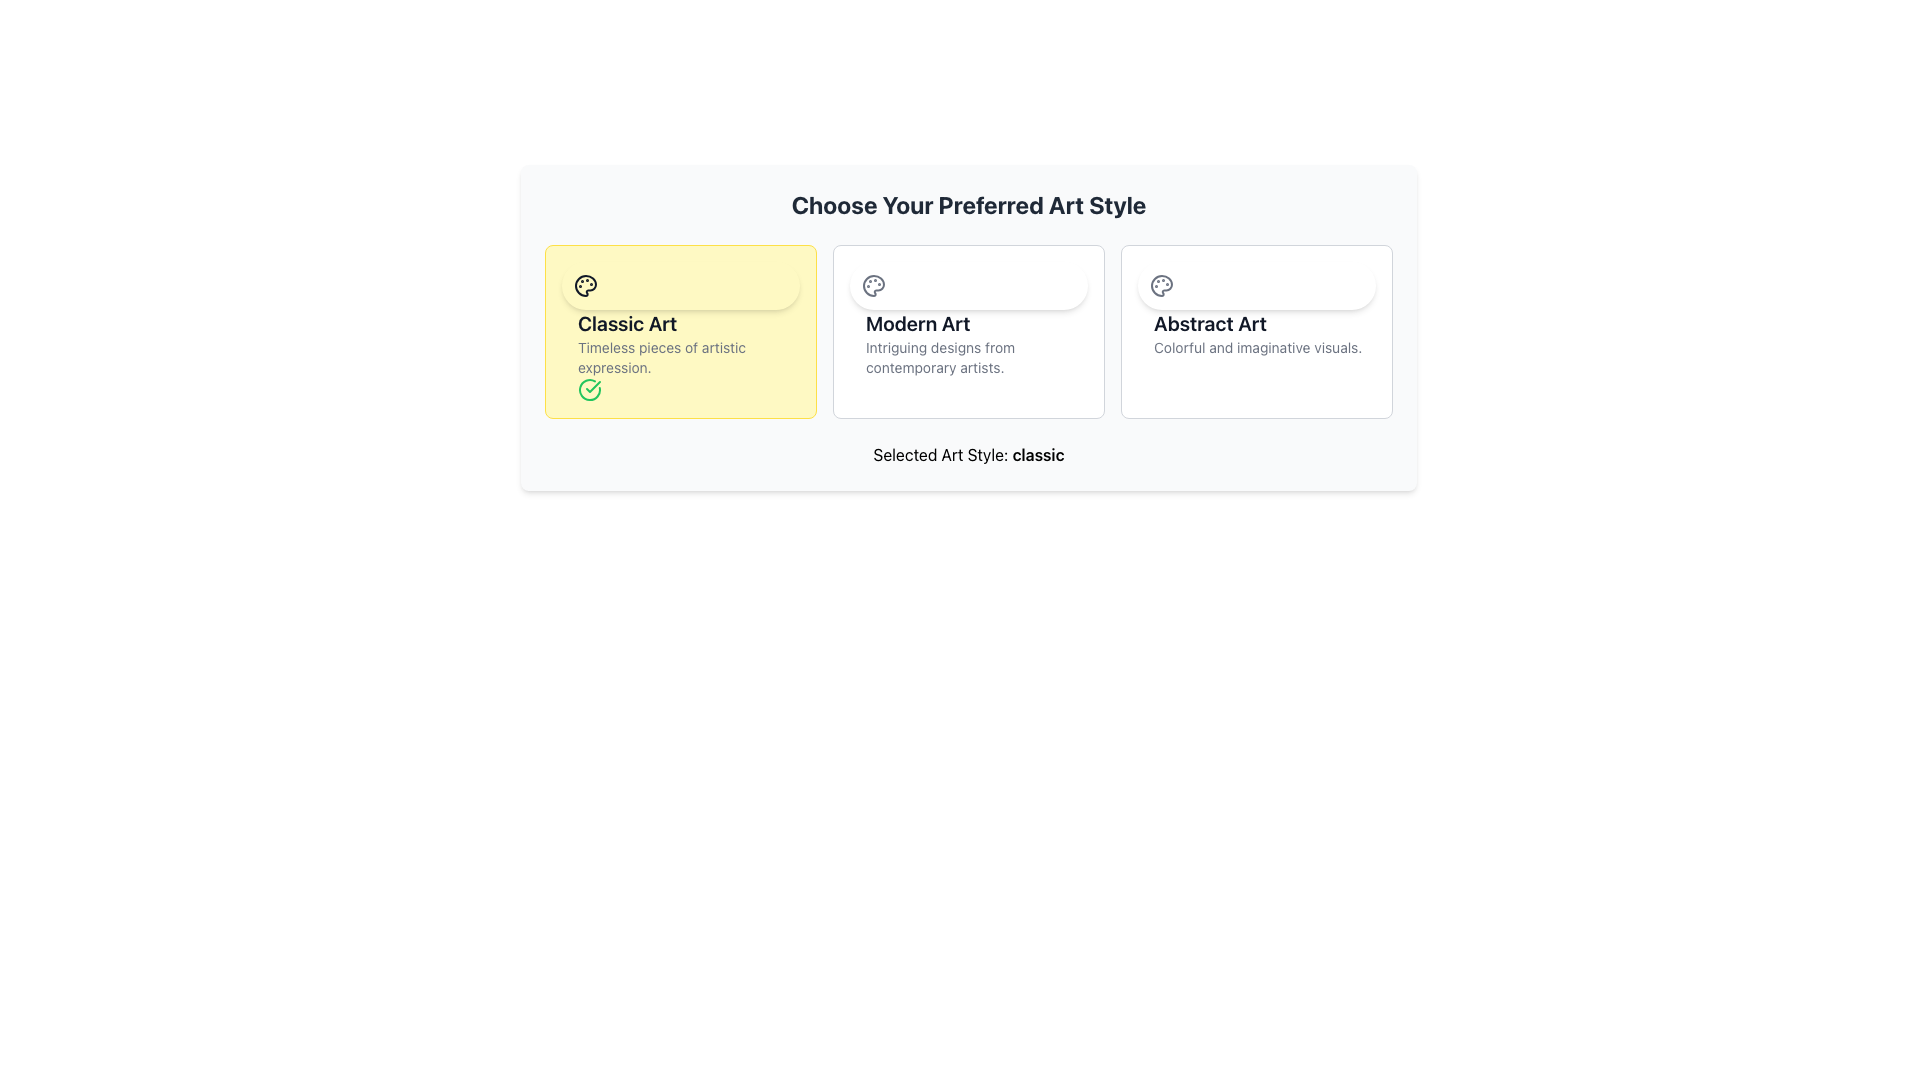  Describe the element at coordinates (977, 357) in the screenshot. I see `the descriptive text label located beneath the heading of the 'Modern Art' card in the center of a three-card layout` at that location.